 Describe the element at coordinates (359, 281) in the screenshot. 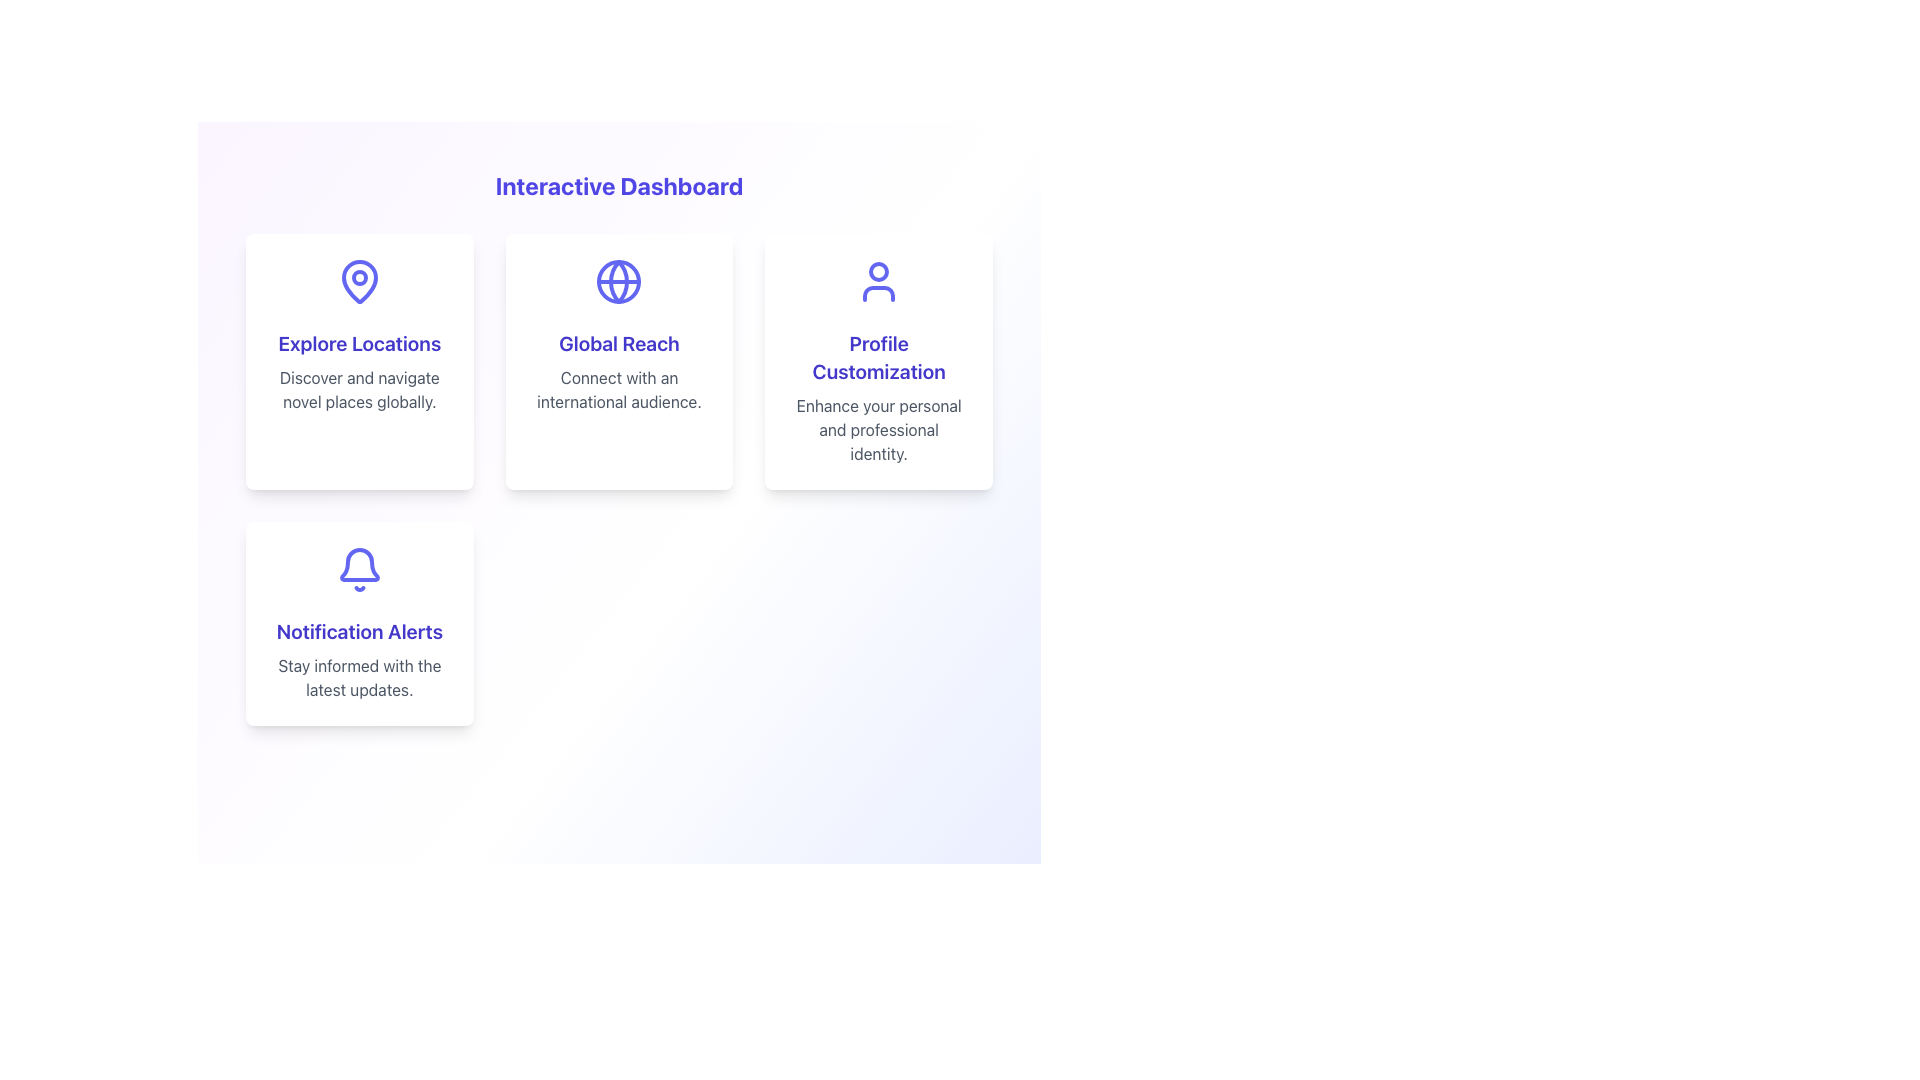

I see `the SVG Icon representing the functionality of exploring locations, which is located within the 'Explore Locations' card in the top-left quadrant of the grid layout` at that location.